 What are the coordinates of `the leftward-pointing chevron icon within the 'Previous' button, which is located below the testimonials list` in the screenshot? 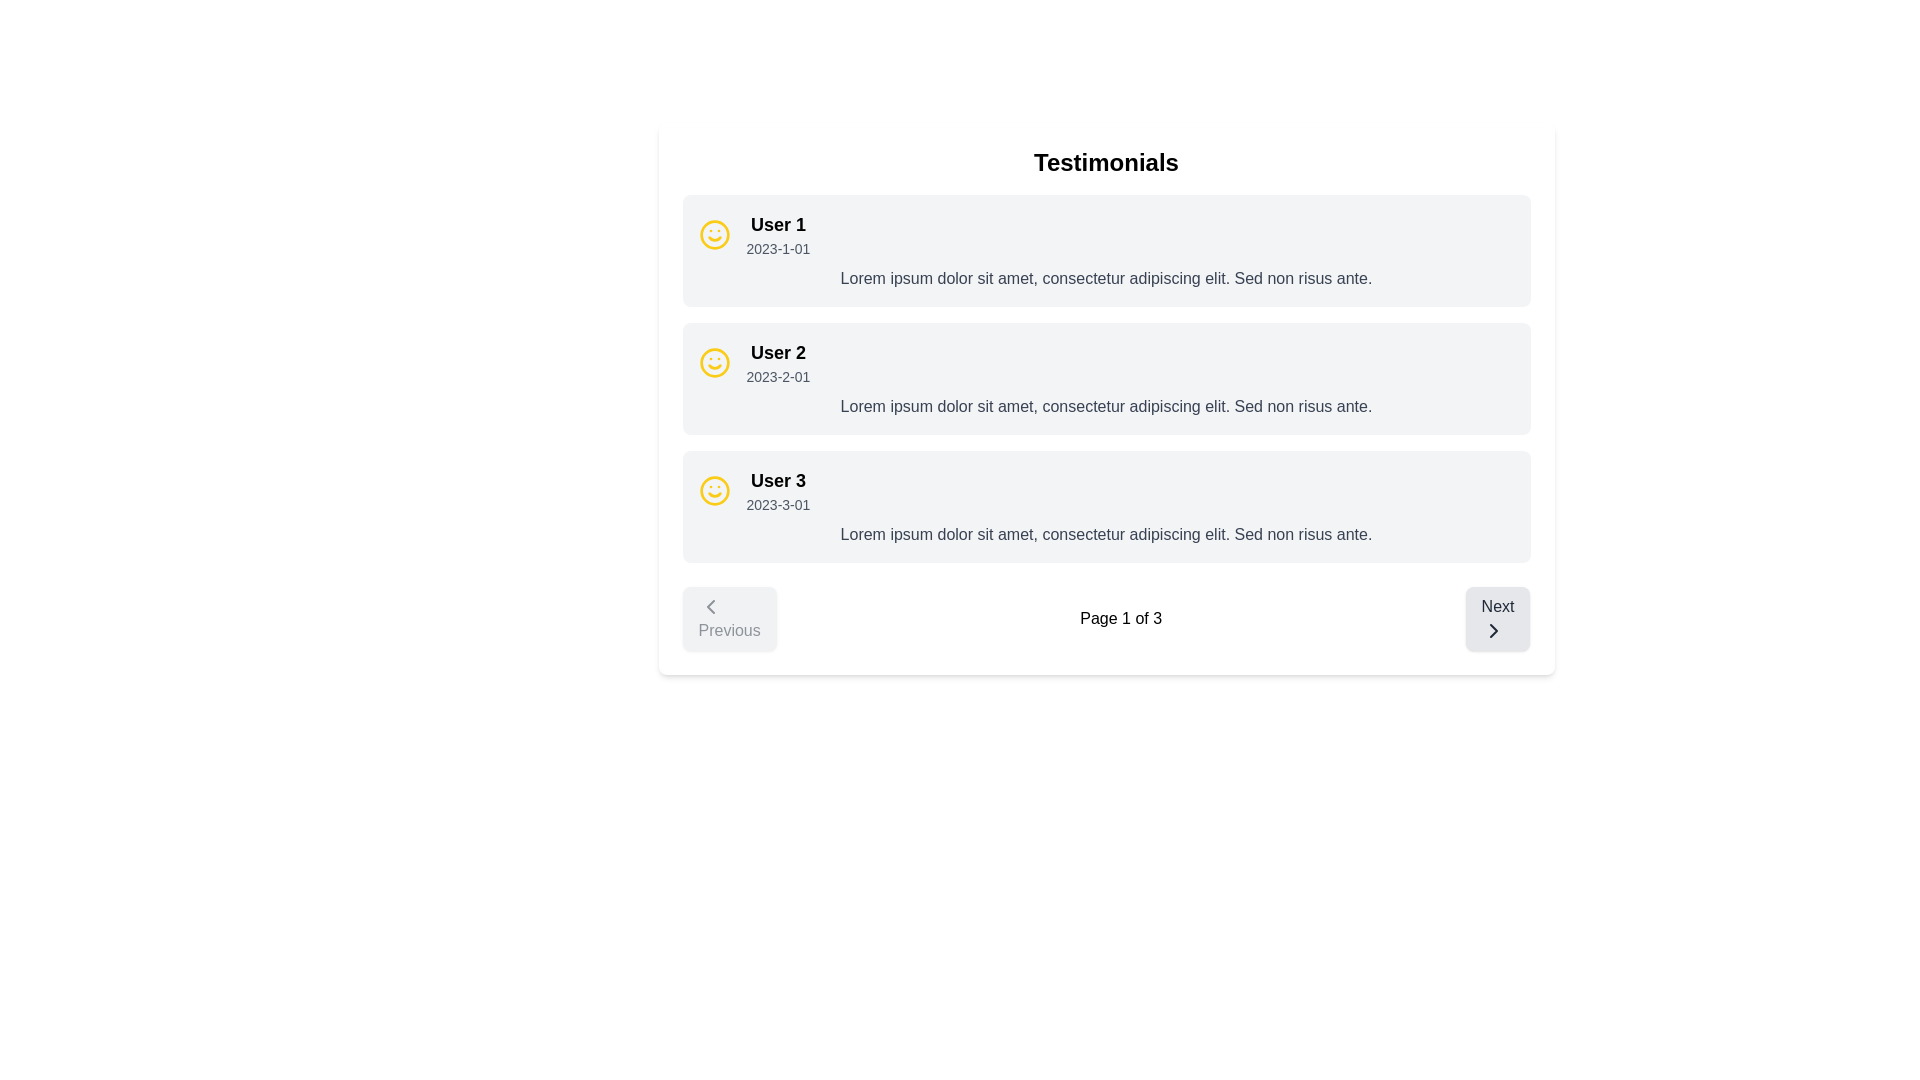 It's located at (710, 605).